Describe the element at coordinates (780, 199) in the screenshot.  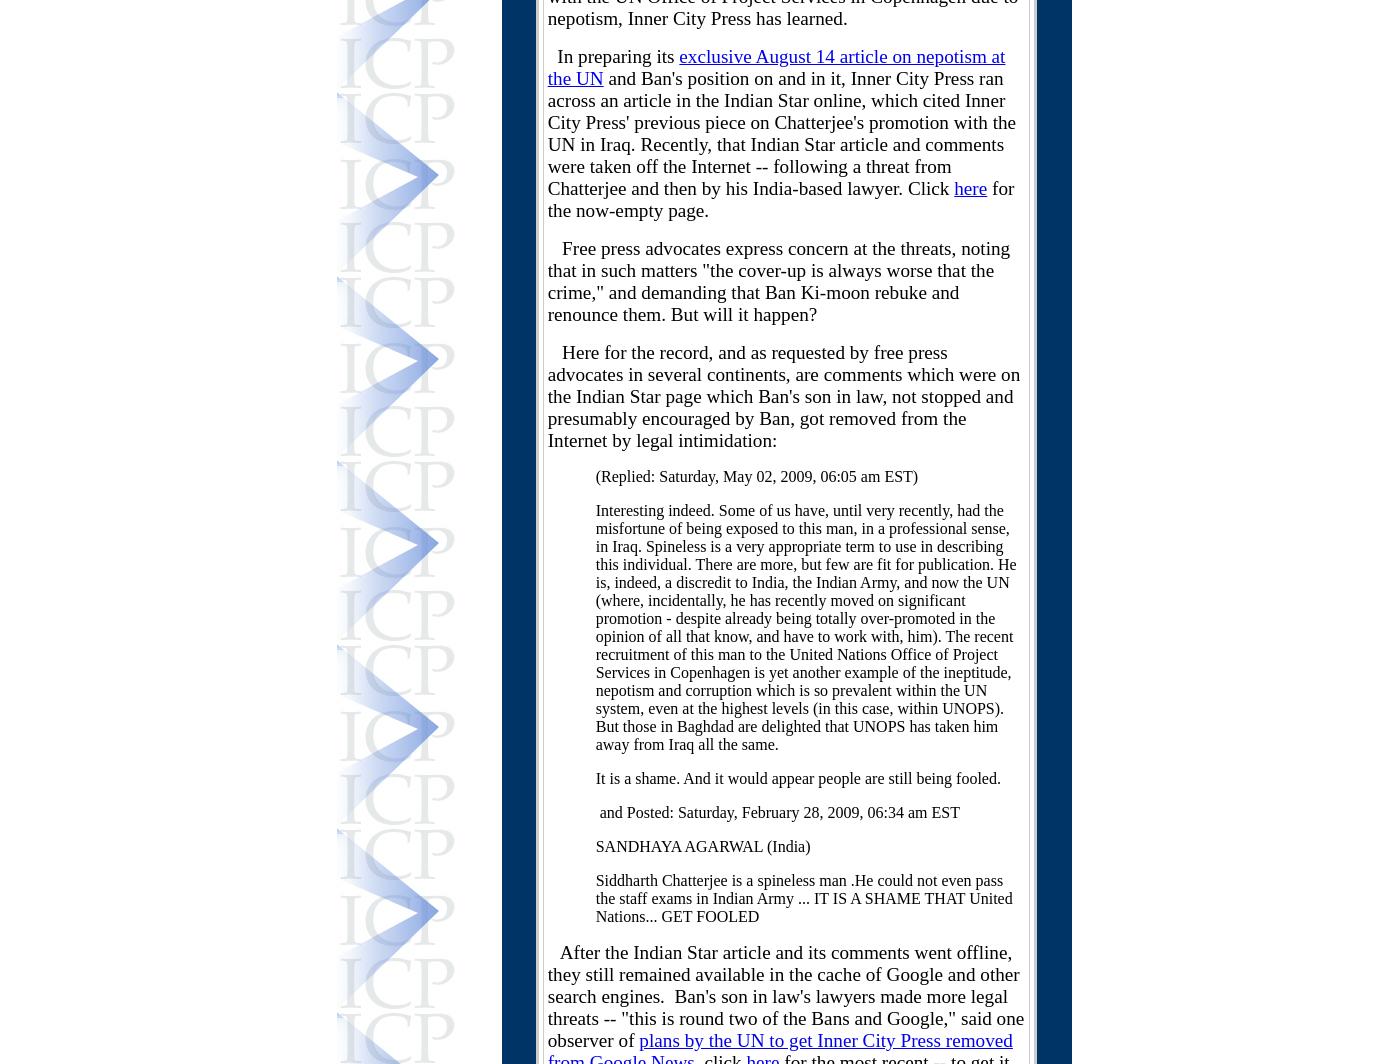
I see `'for
the
now-empty page.'` at that location.